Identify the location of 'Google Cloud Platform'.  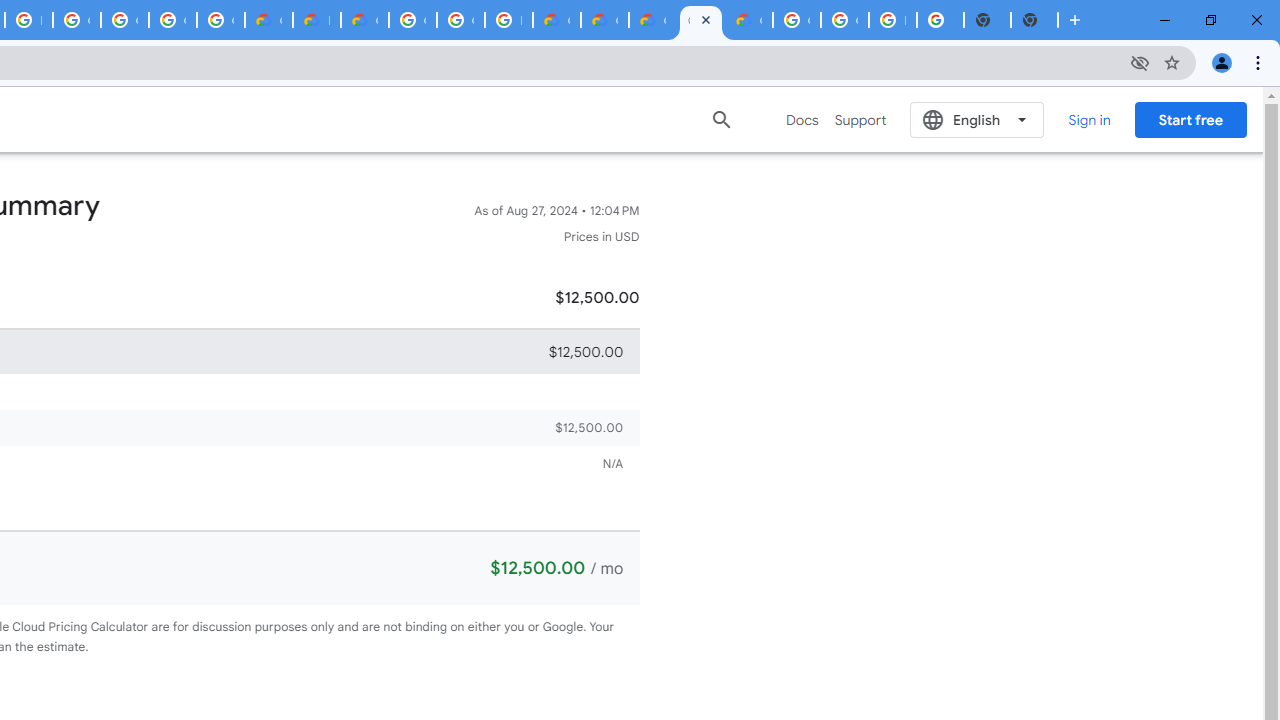
(411, 20).